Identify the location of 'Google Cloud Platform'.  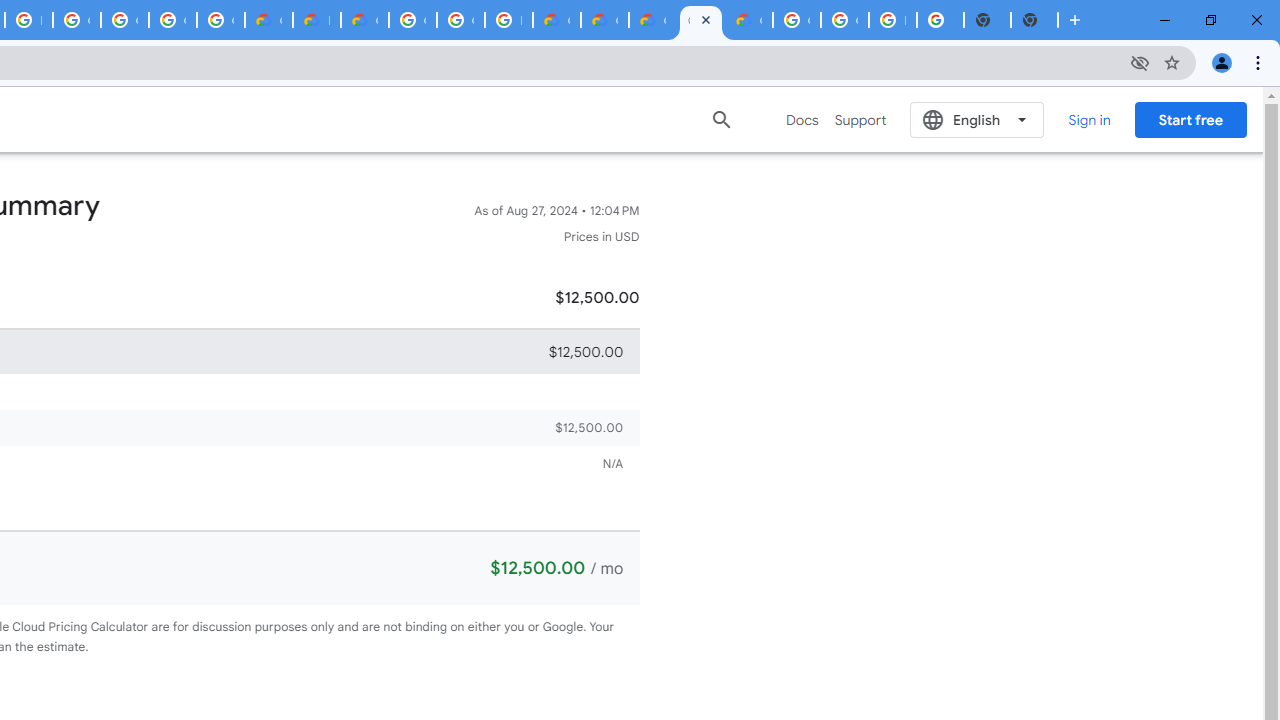
(411, 20).